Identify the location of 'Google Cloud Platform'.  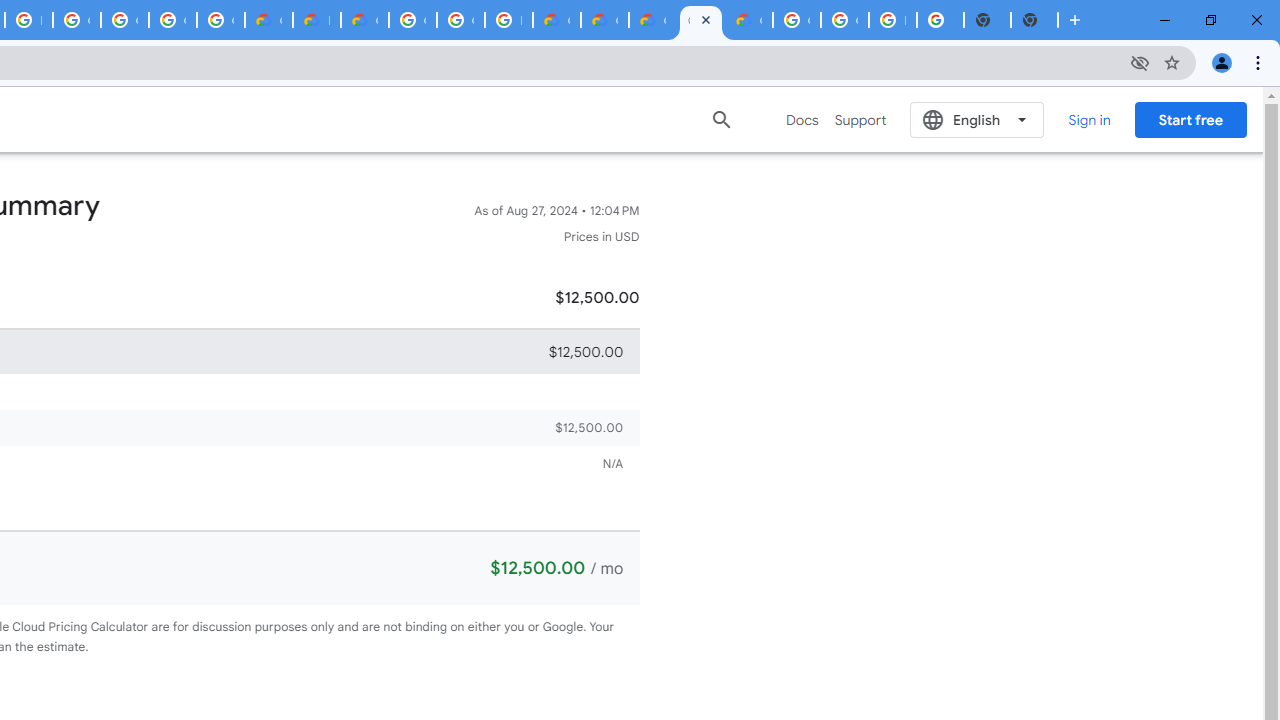
(411, 20).